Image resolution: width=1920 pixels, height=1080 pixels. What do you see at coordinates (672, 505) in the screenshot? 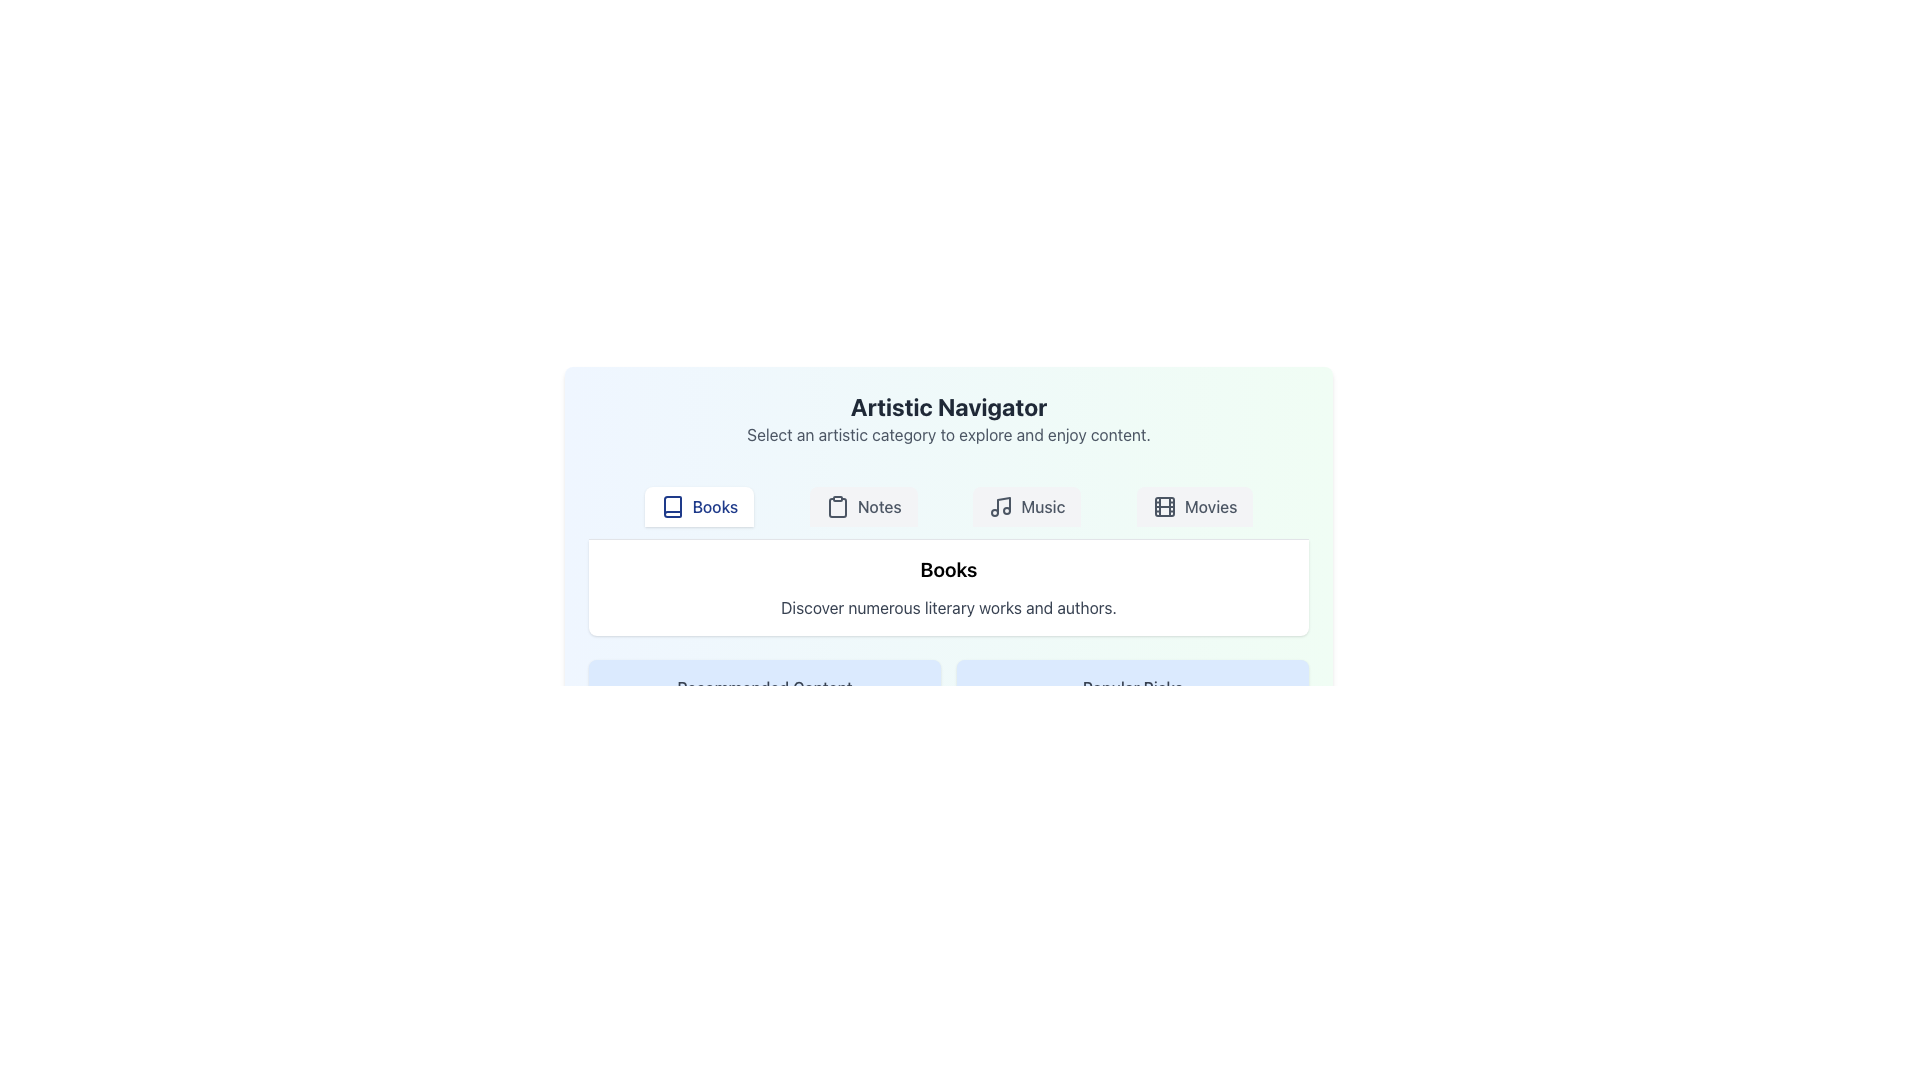
I see `the 'Books' category icon located in the top horizontal menu` at bounding box center [672, 505].